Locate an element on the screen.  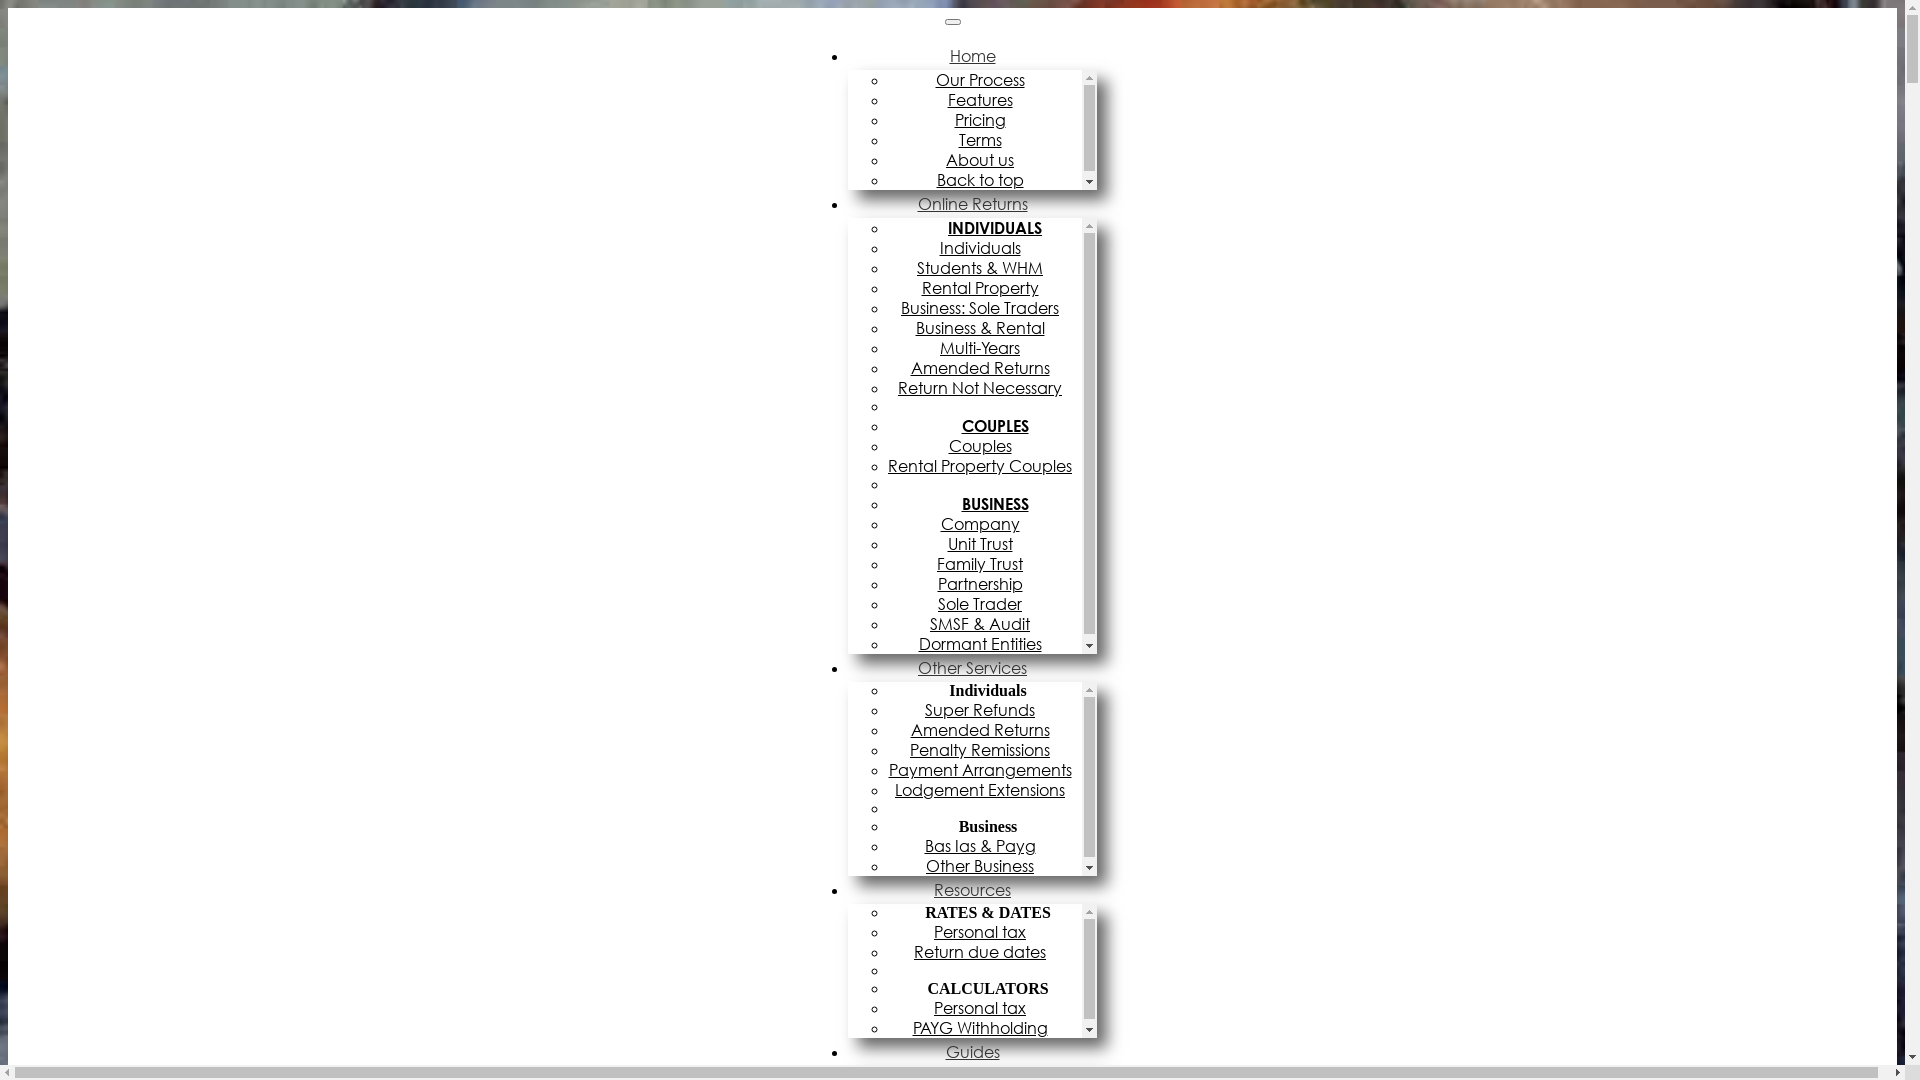
'Unit Trust' is located at coordinates (985, 543).